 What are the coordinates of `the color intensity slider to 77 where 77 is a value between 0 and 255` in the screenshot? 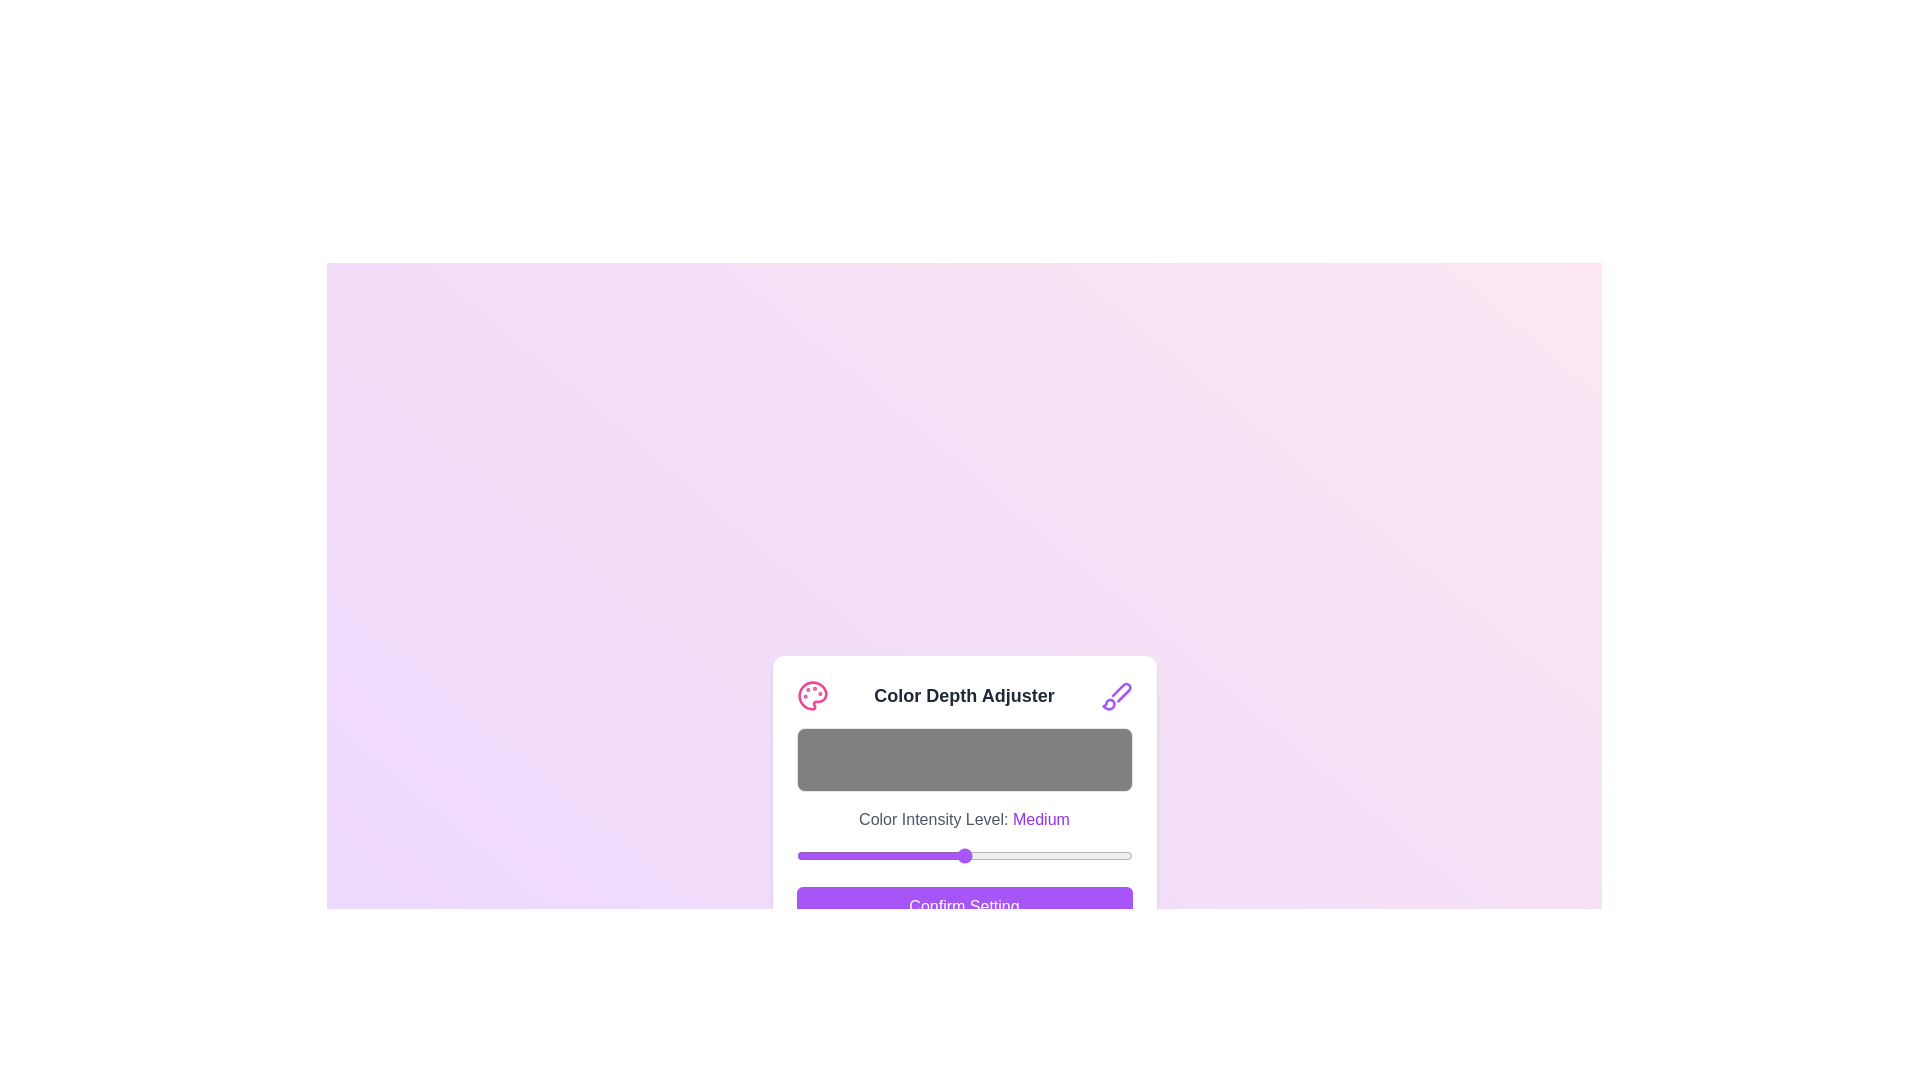 It's located at (896, 855).